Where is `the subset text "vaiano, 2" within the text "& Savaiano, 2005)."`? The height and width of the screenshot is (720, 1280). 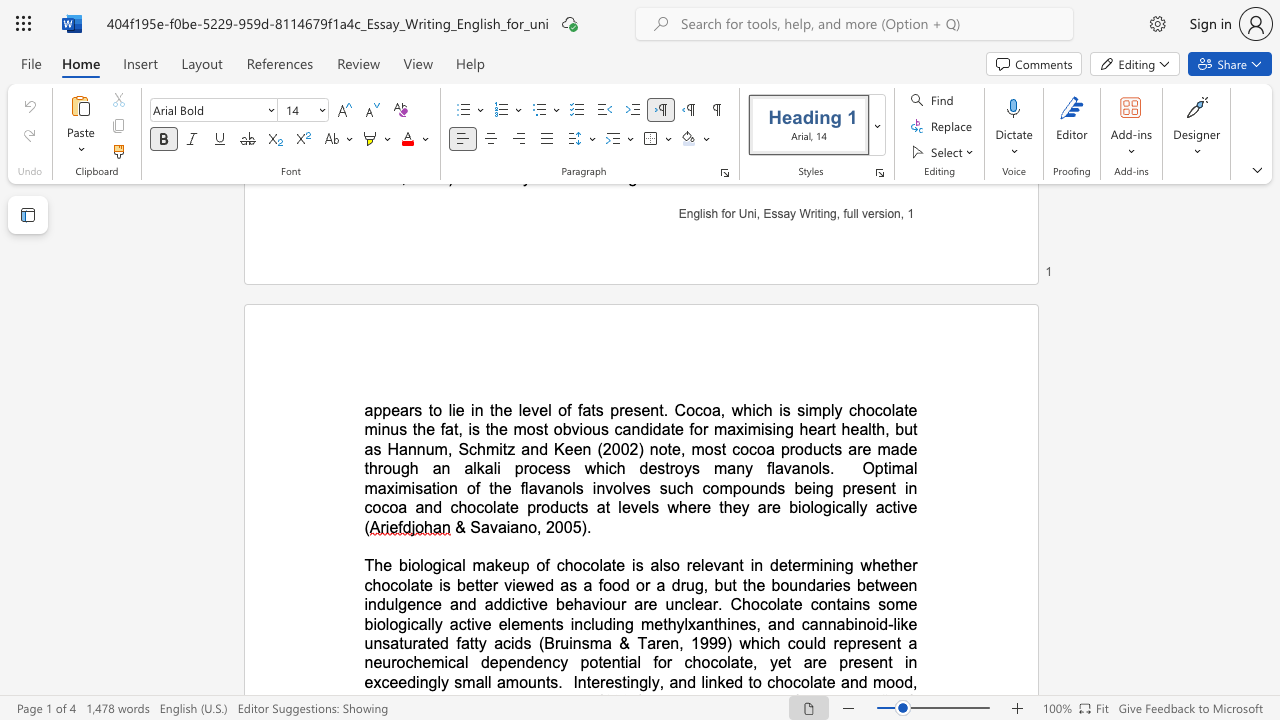 the subset text "vaiano, 2" within the text "& Savaiano, 2005)." is located at coordinates (489, 526).